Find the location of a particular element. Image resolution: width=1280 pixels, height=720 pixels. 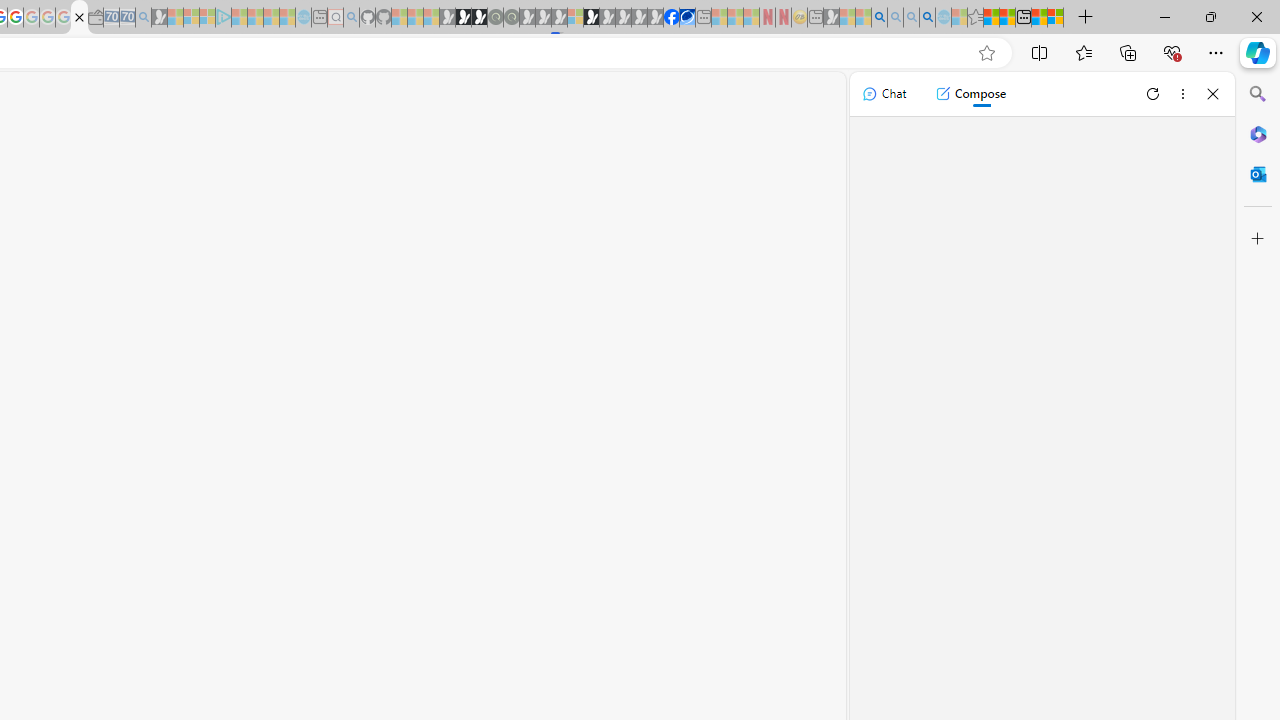

'Cheap Car Rentals - Save70.com - Sleeping' is located at coordinates (126, 17).